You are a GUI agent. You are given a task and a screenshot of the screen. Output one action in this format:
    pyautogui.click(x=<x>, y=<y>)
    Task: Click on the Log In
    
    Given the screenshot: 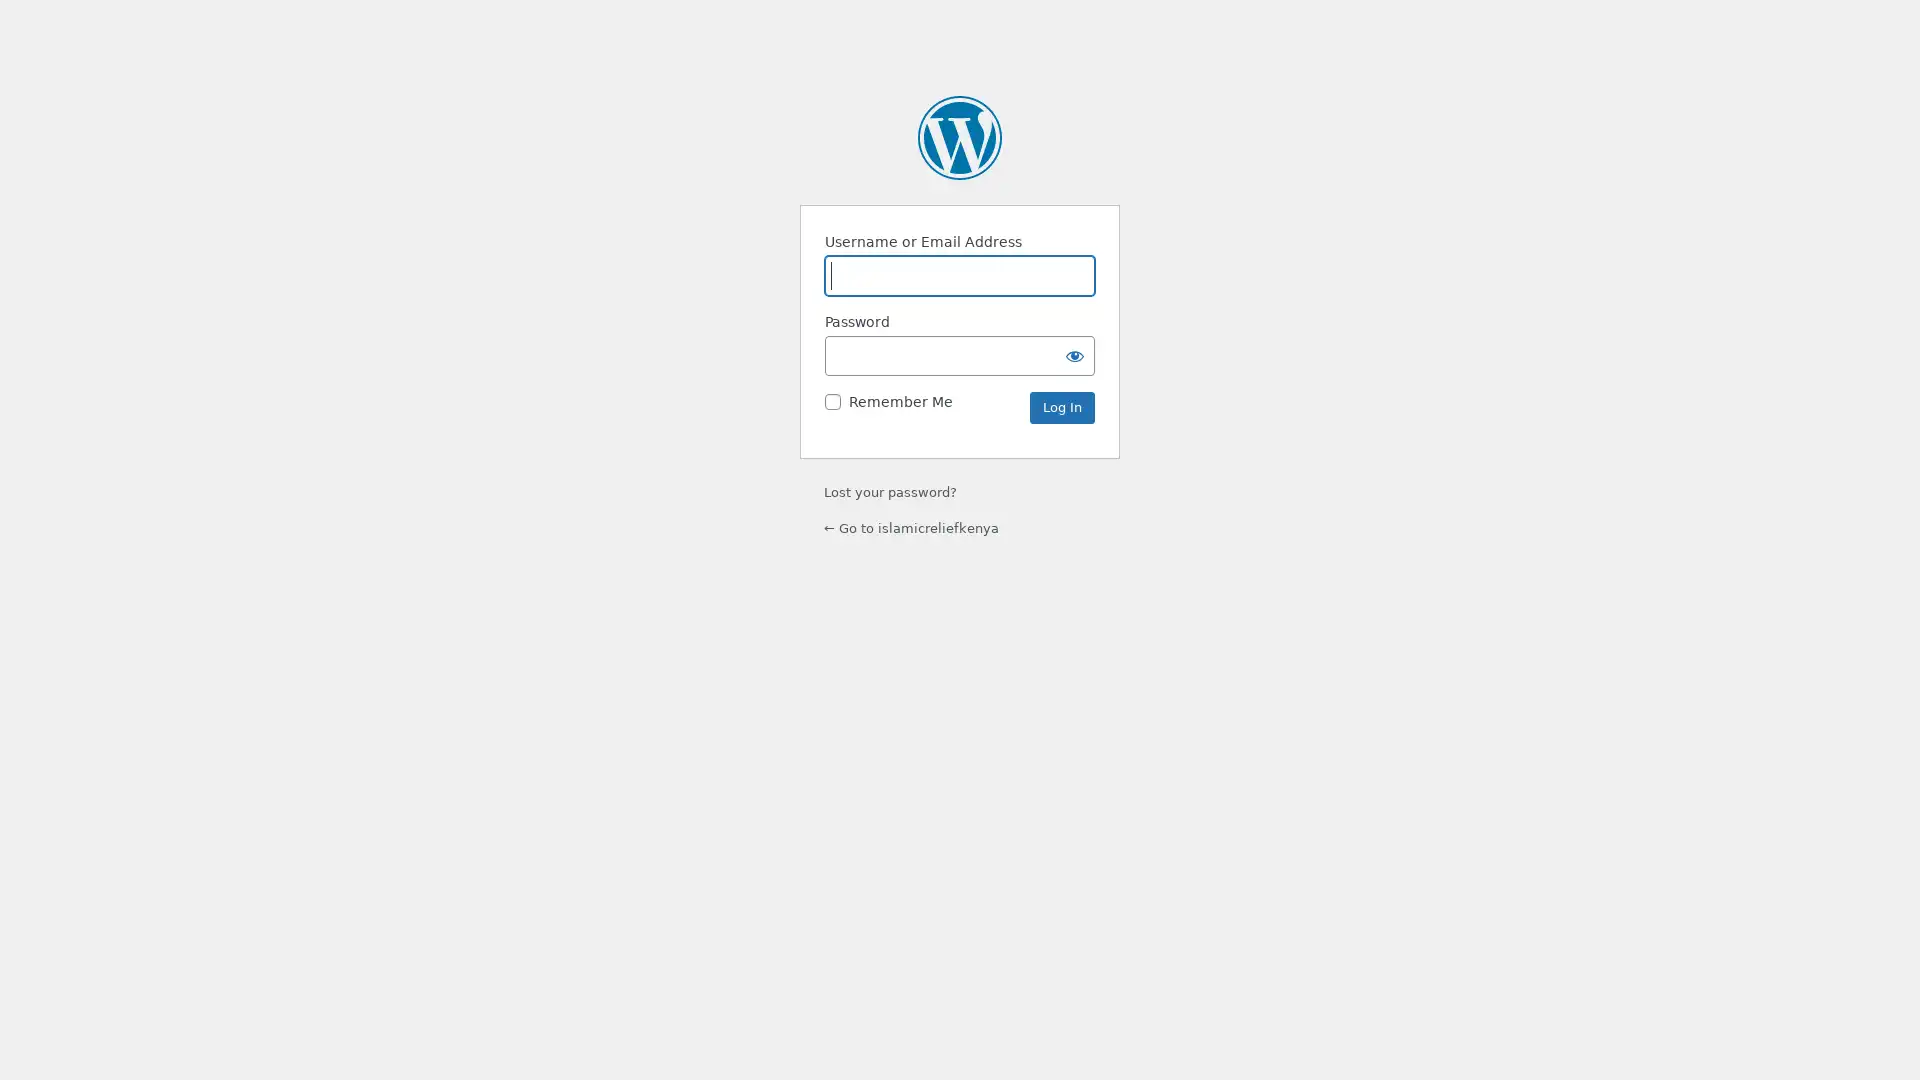 What is the action you would take?
    pyautogui.click(x=1061, y=407)
    